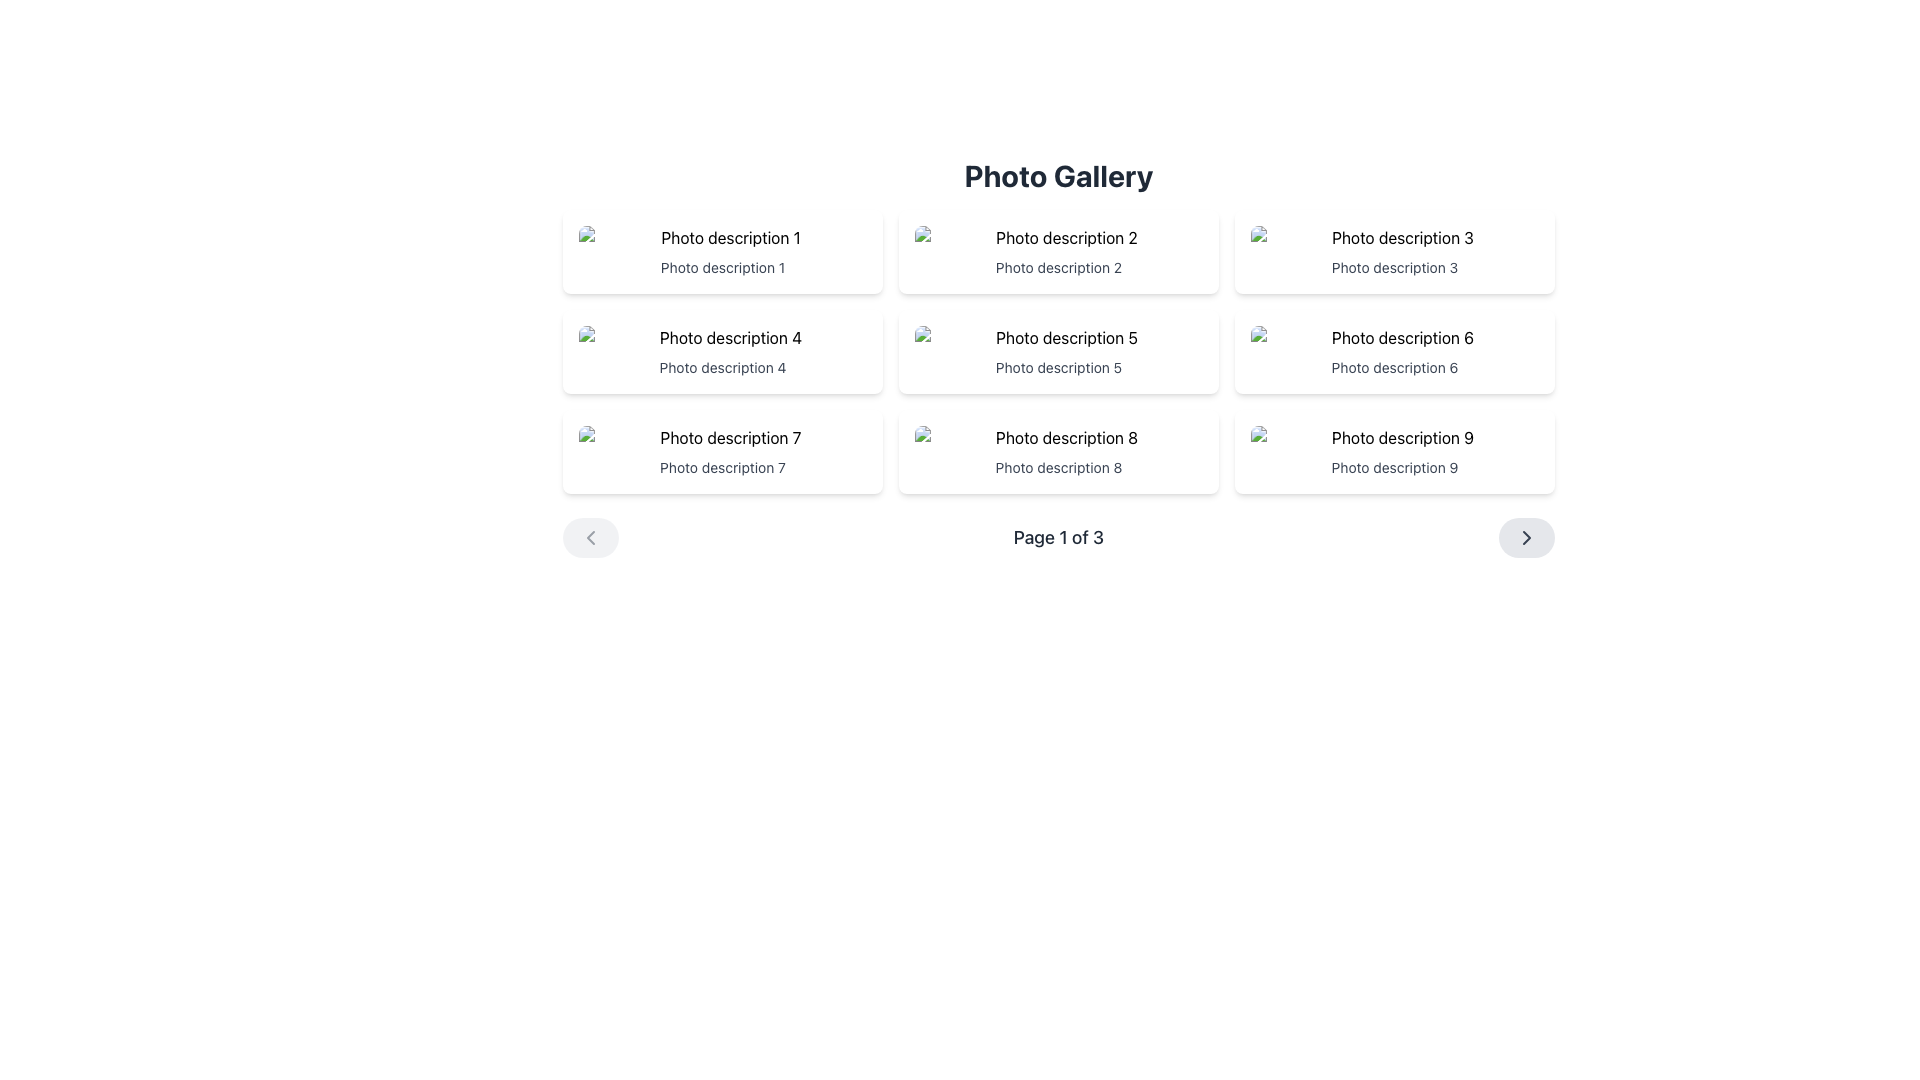 The height and width of the screenshot is (1080, 1920). What do you see at coordinates (1525, 536) in the screenshot?
I see `the chevron icon located in the bottom-right corner of the interface` at bounding box center [1525, 536].